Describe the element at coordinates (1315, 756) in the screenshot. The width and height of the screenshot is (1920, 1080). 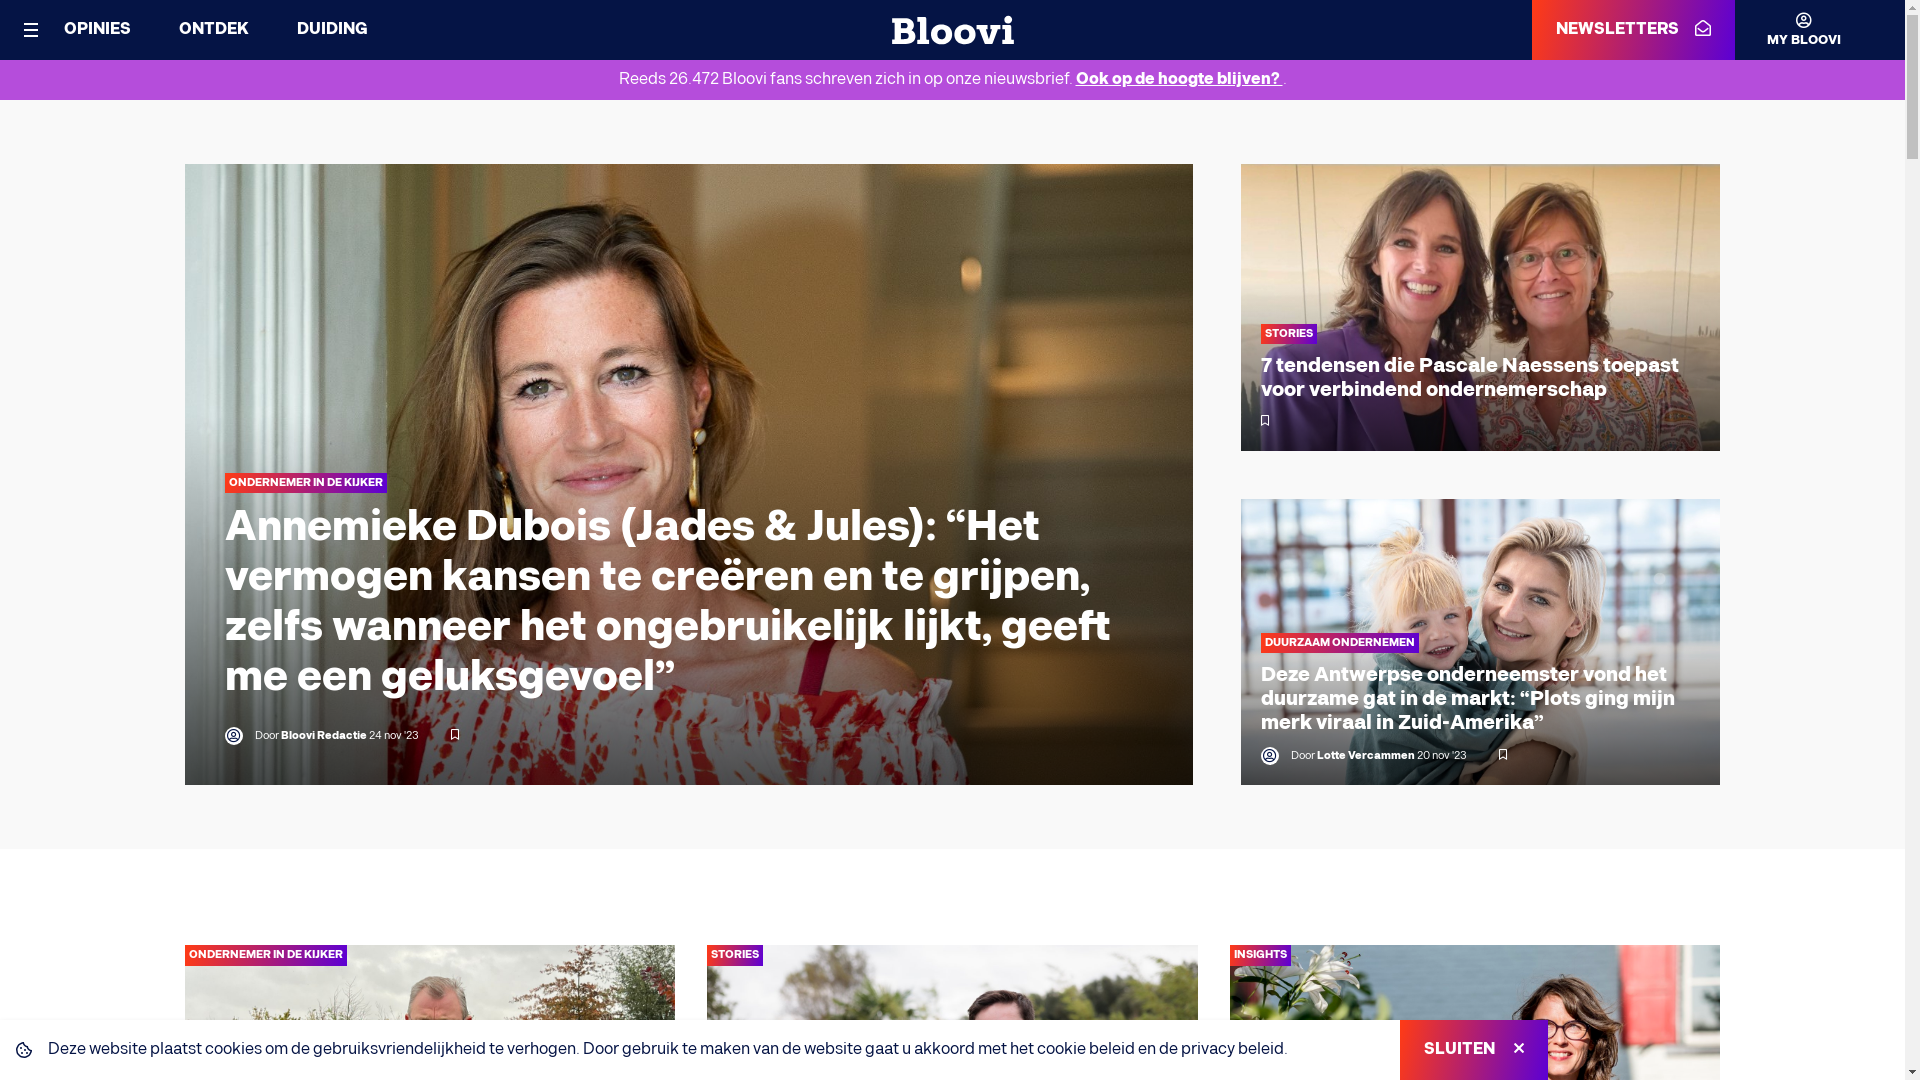
I see `'Lotte Vercammen'` at that location.